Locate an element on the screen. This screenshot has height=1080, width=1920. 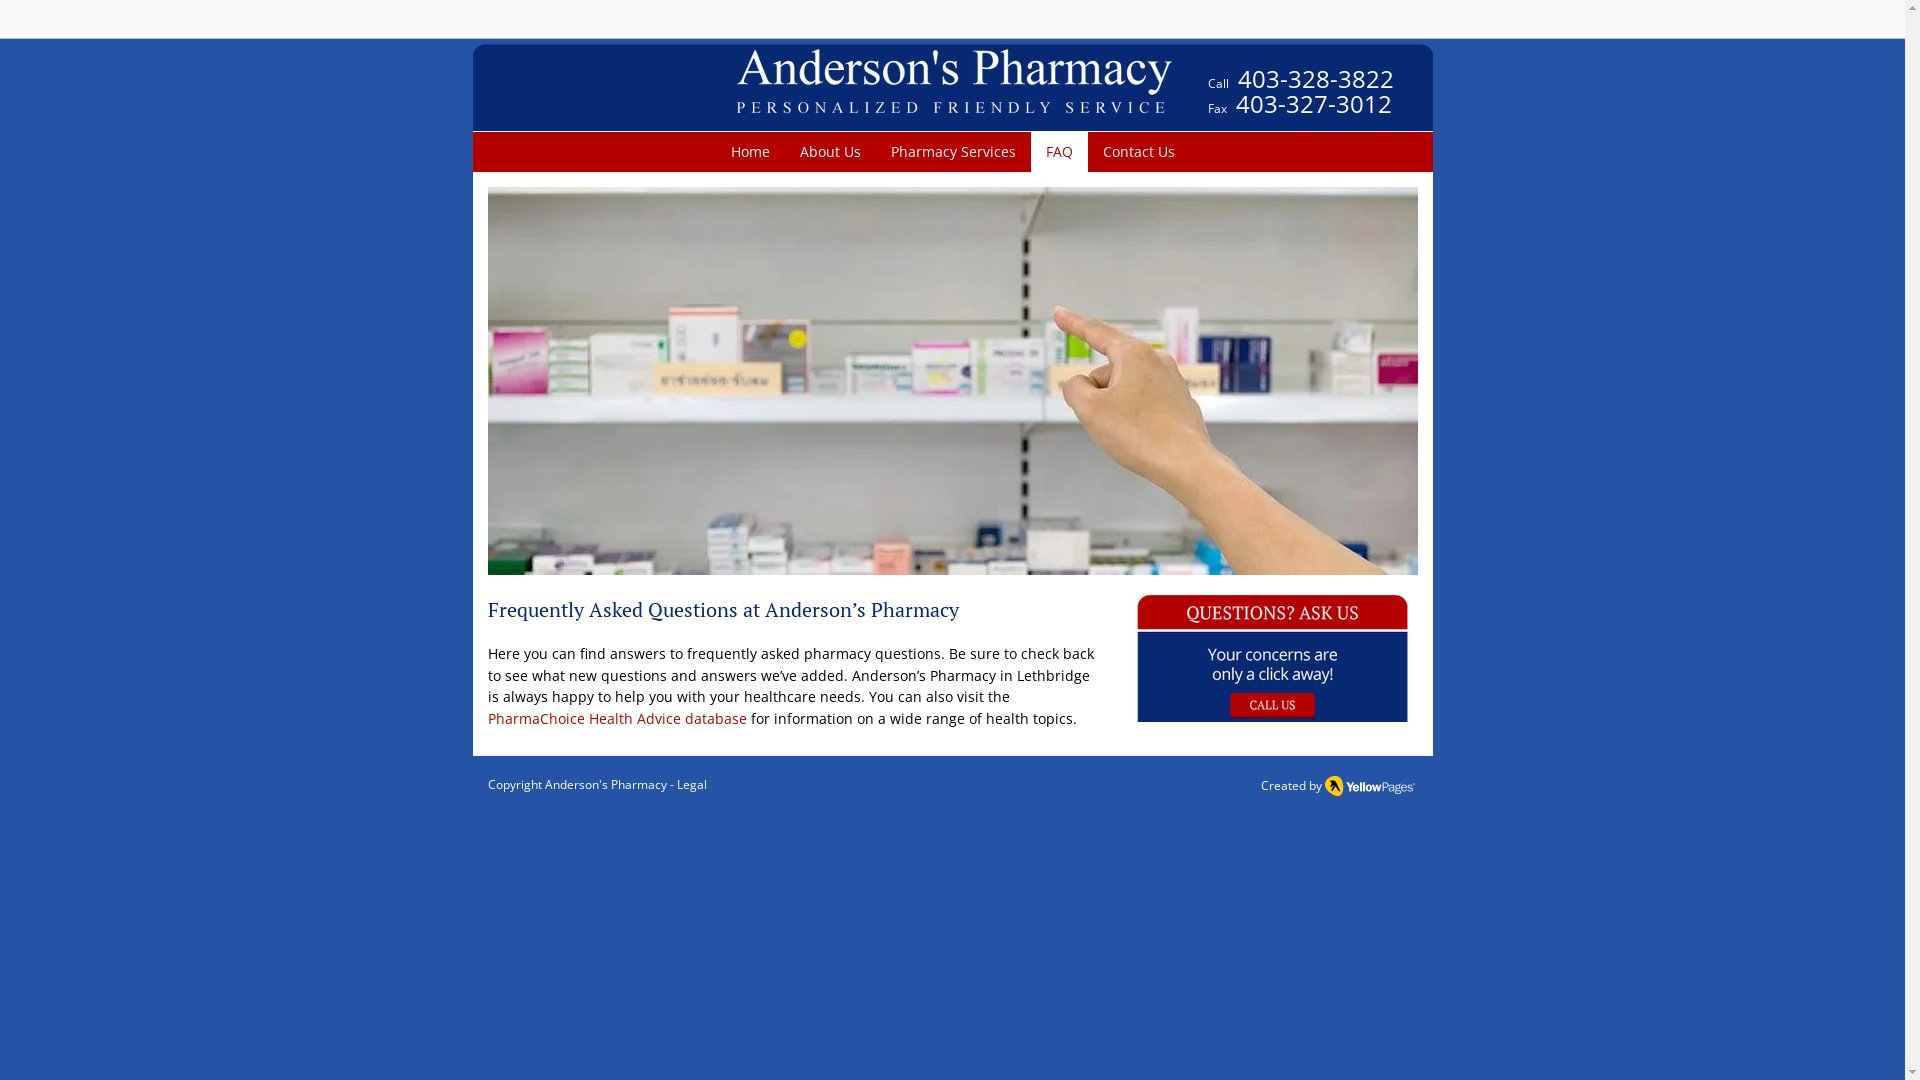
'FAQ' is located at coordinates (1030, 150).